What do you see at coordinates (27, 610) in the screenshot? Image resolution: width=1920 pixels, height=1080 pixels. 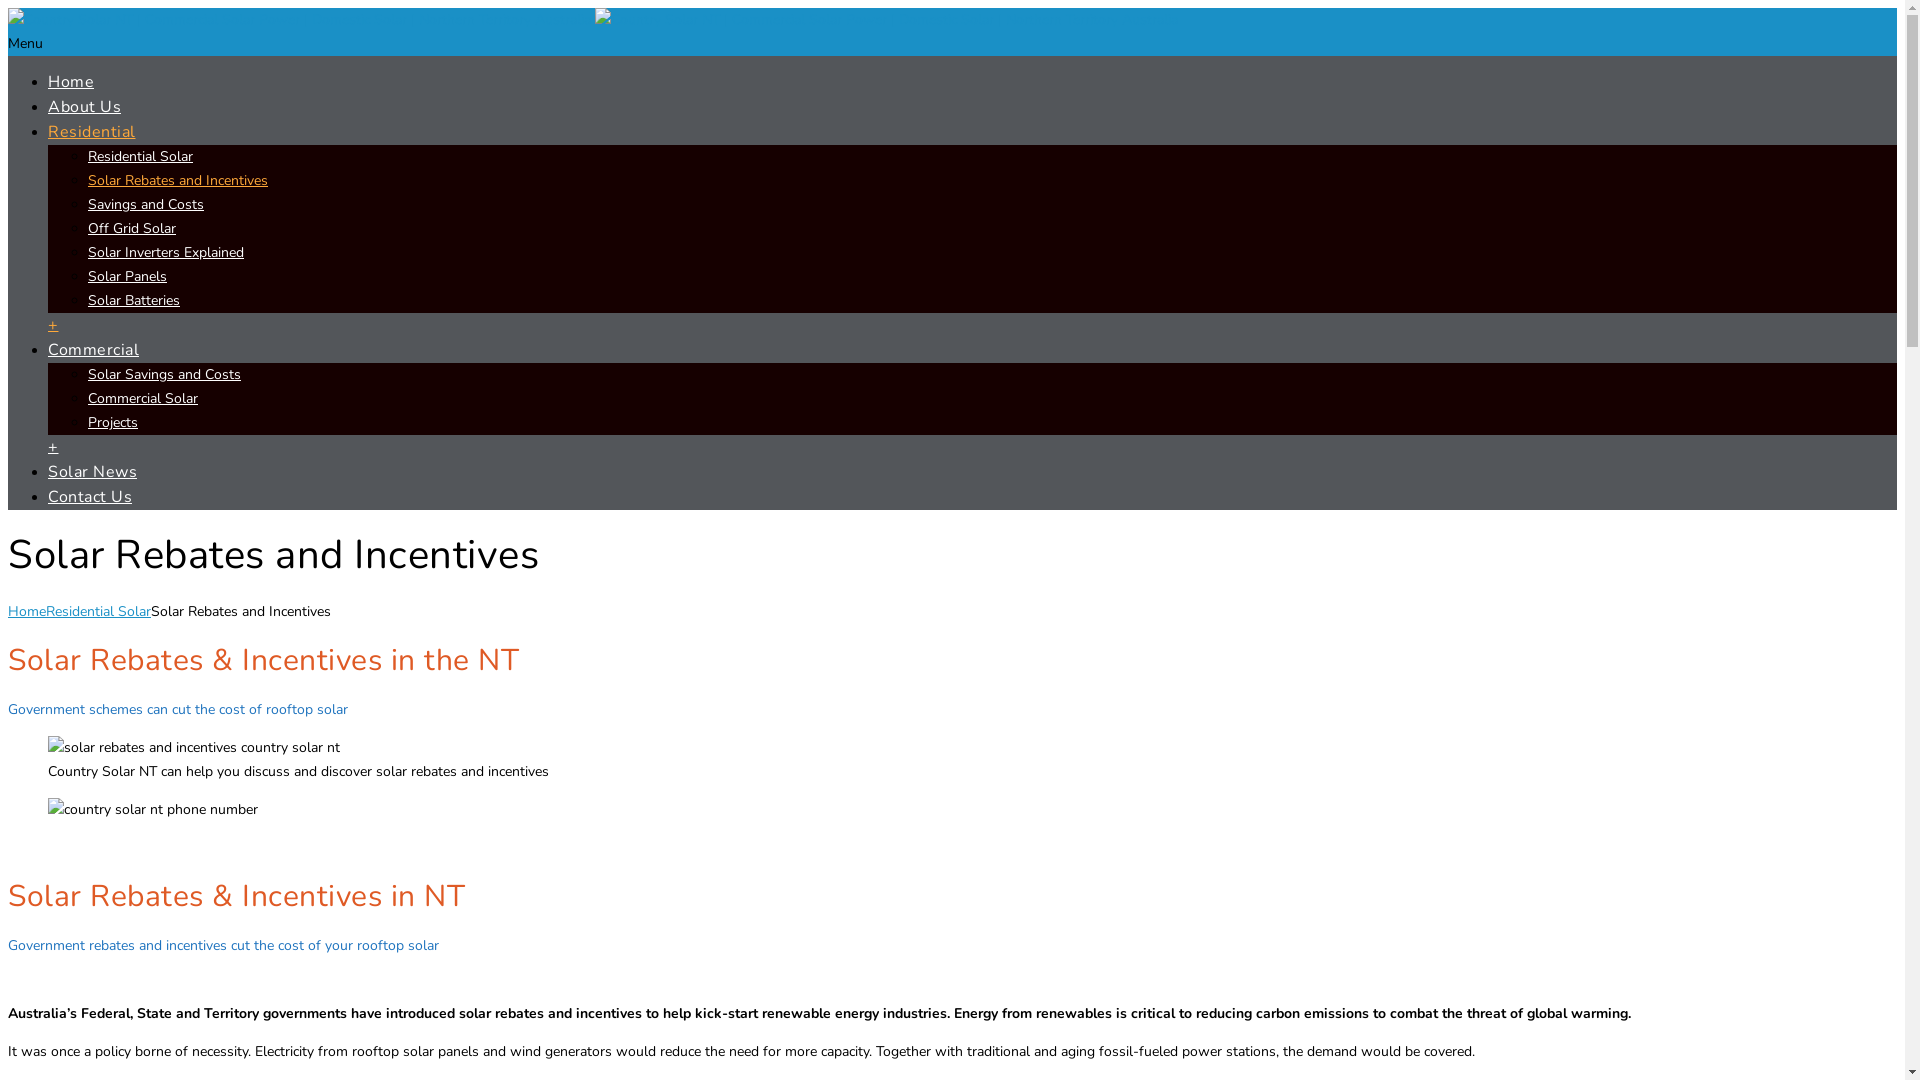 I see `'Home'` at bounding box center [27, 610].